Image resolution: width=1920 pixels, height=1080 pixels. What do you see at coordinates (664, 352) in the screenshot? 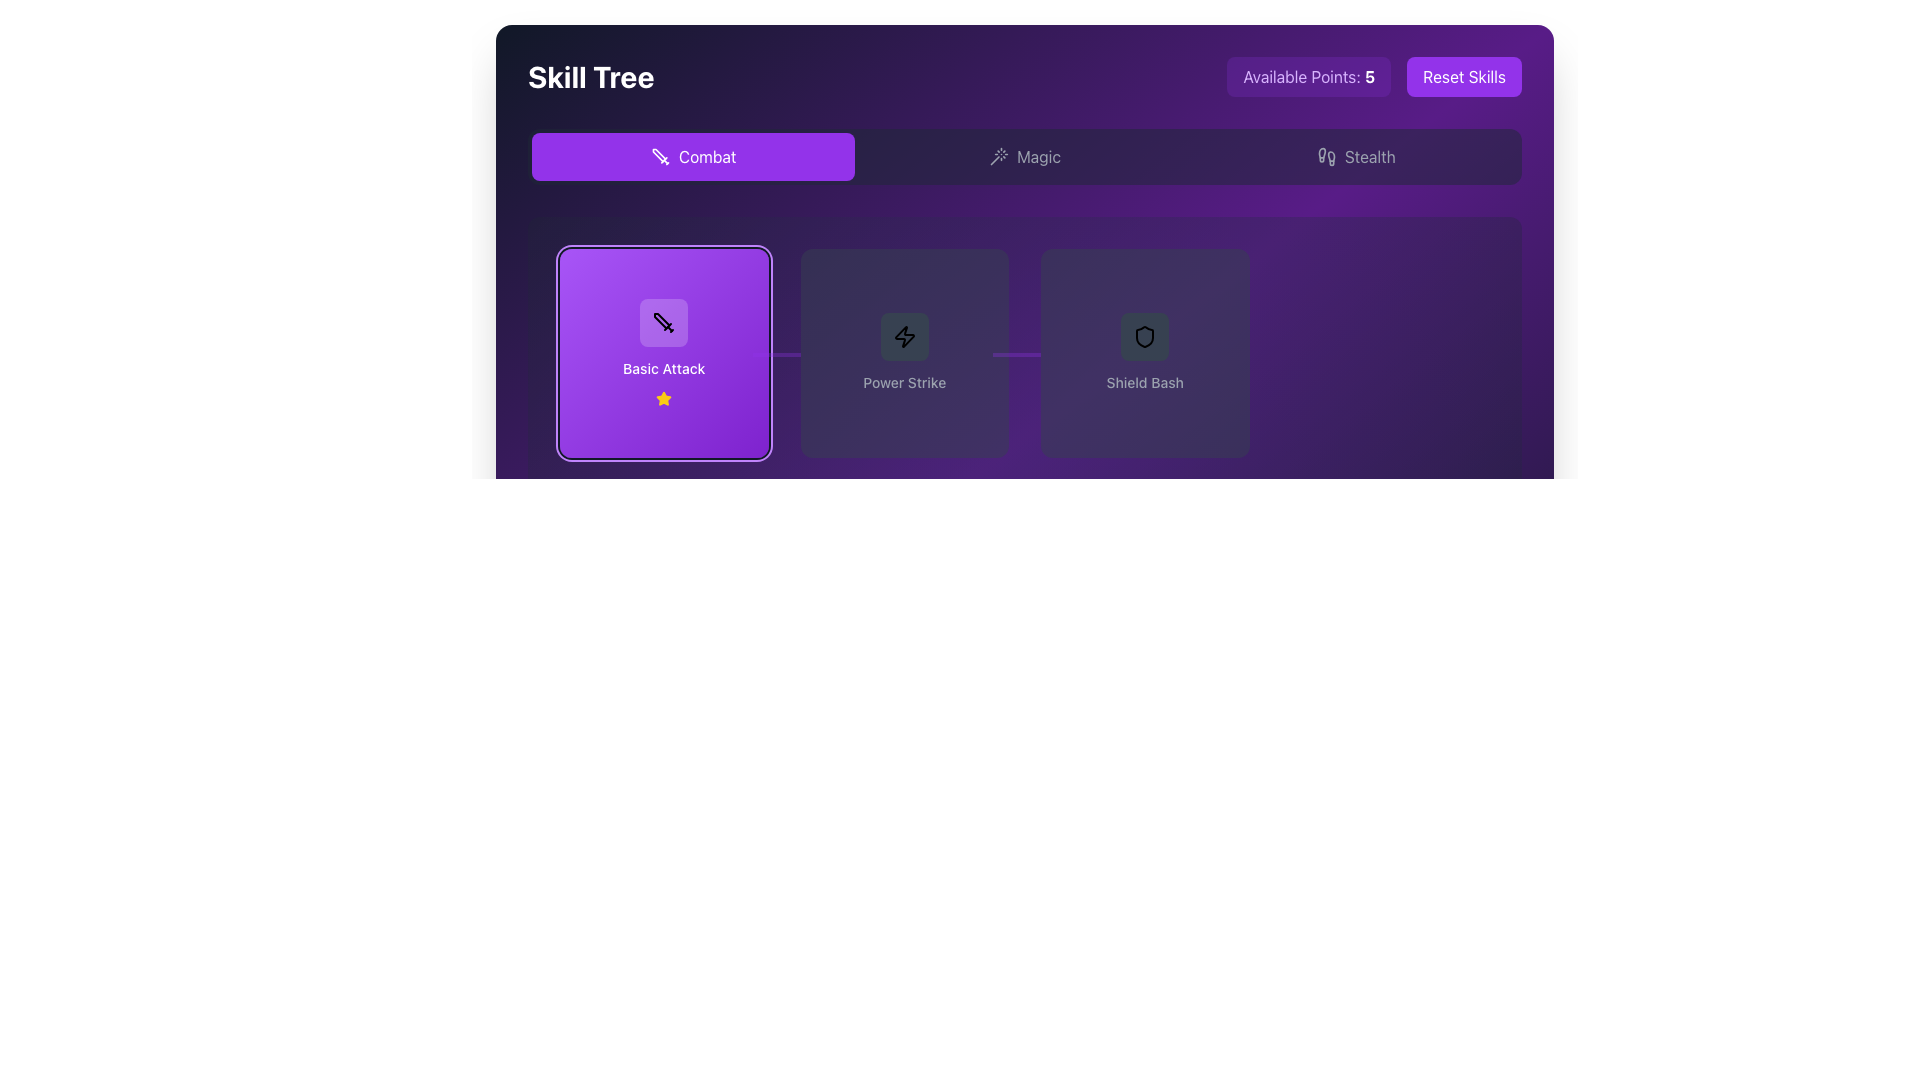
I see `the 'Basic Attack' button, which is a square tile with a gradient purple background and a black sword icon` at bounding box center [664, 352].